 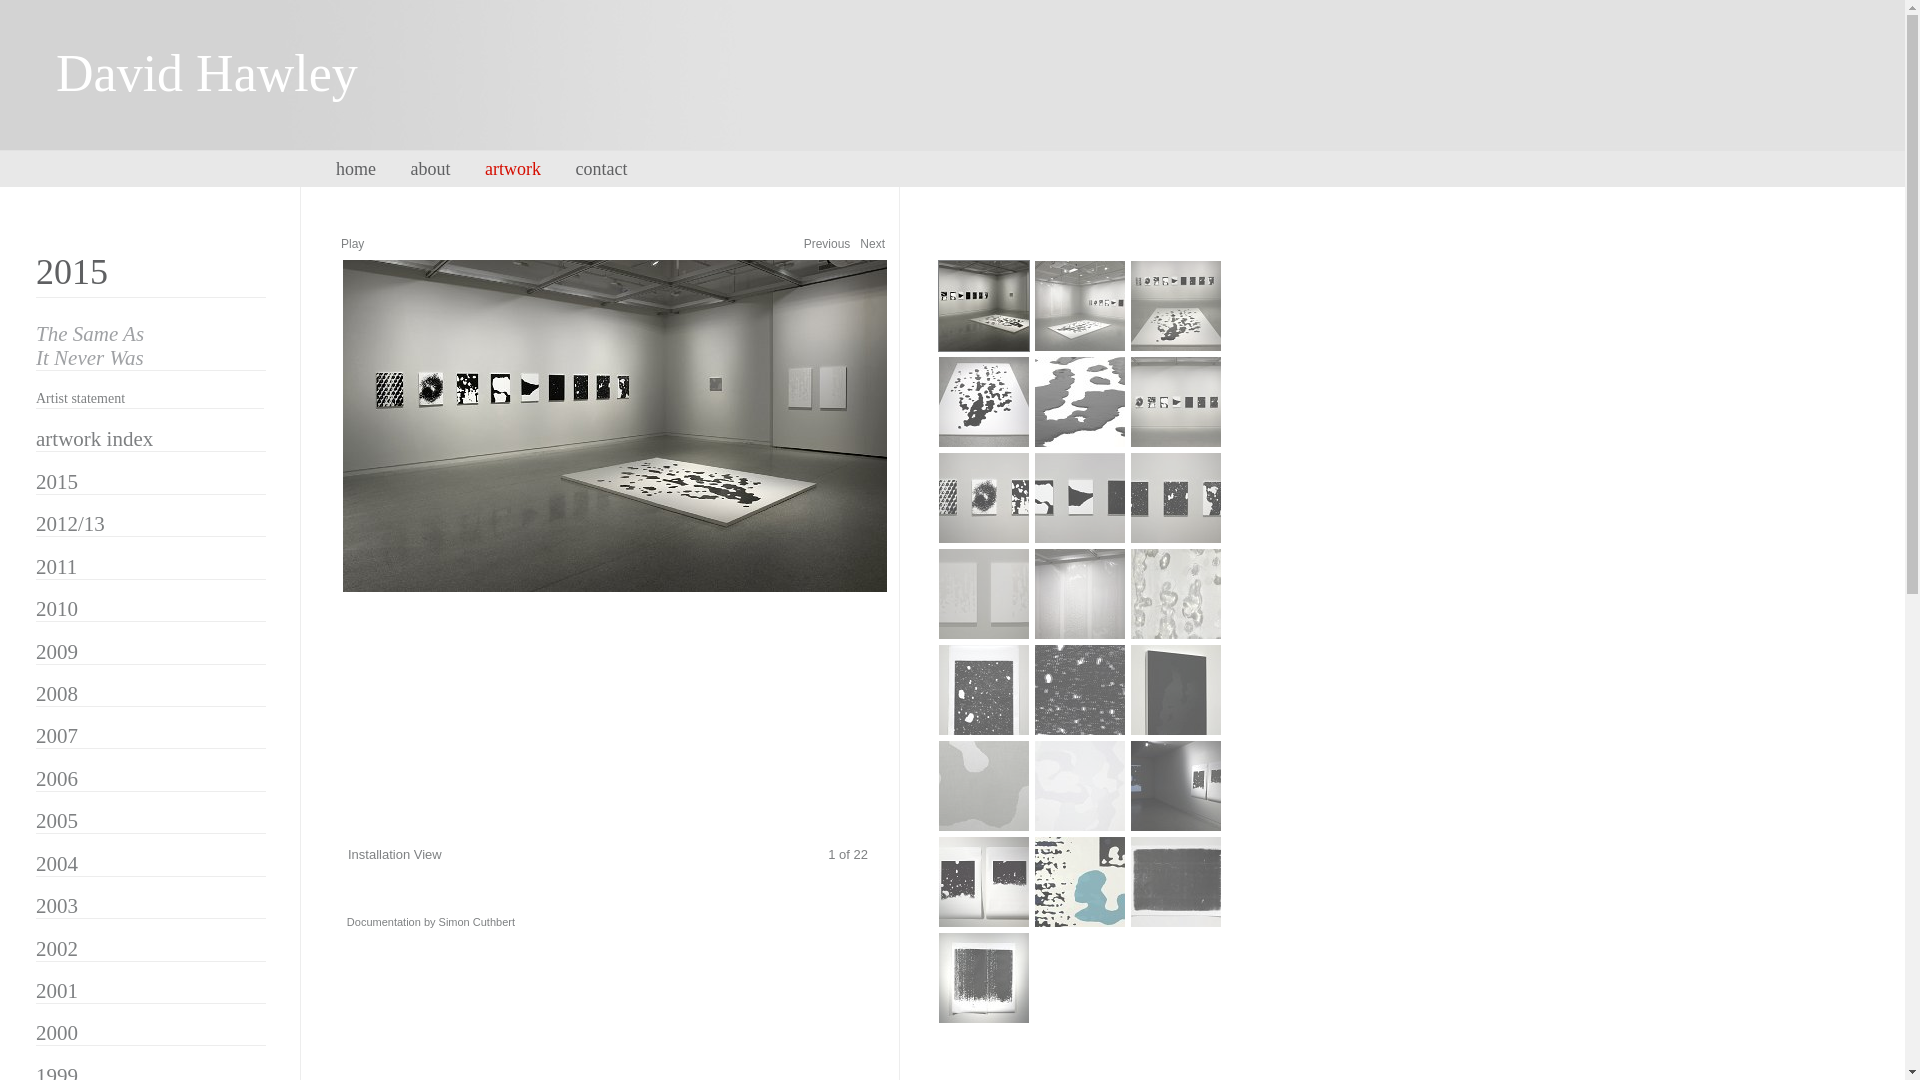 I want to click on '2006', so click(x=57, y=778).